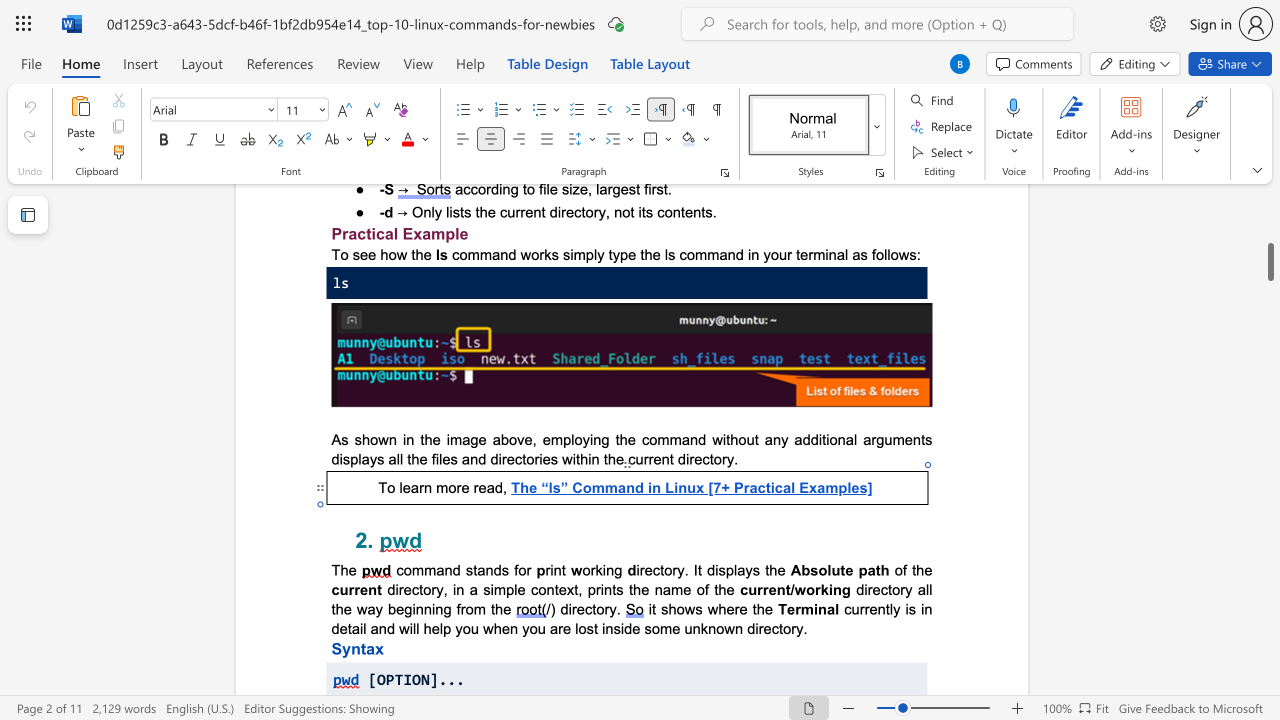 The image size is (1280, 720). Describe the element at coordinates (501, 570) in the screenshot. I see `the space between the continuous character "d" and "s" in the text` at that location.